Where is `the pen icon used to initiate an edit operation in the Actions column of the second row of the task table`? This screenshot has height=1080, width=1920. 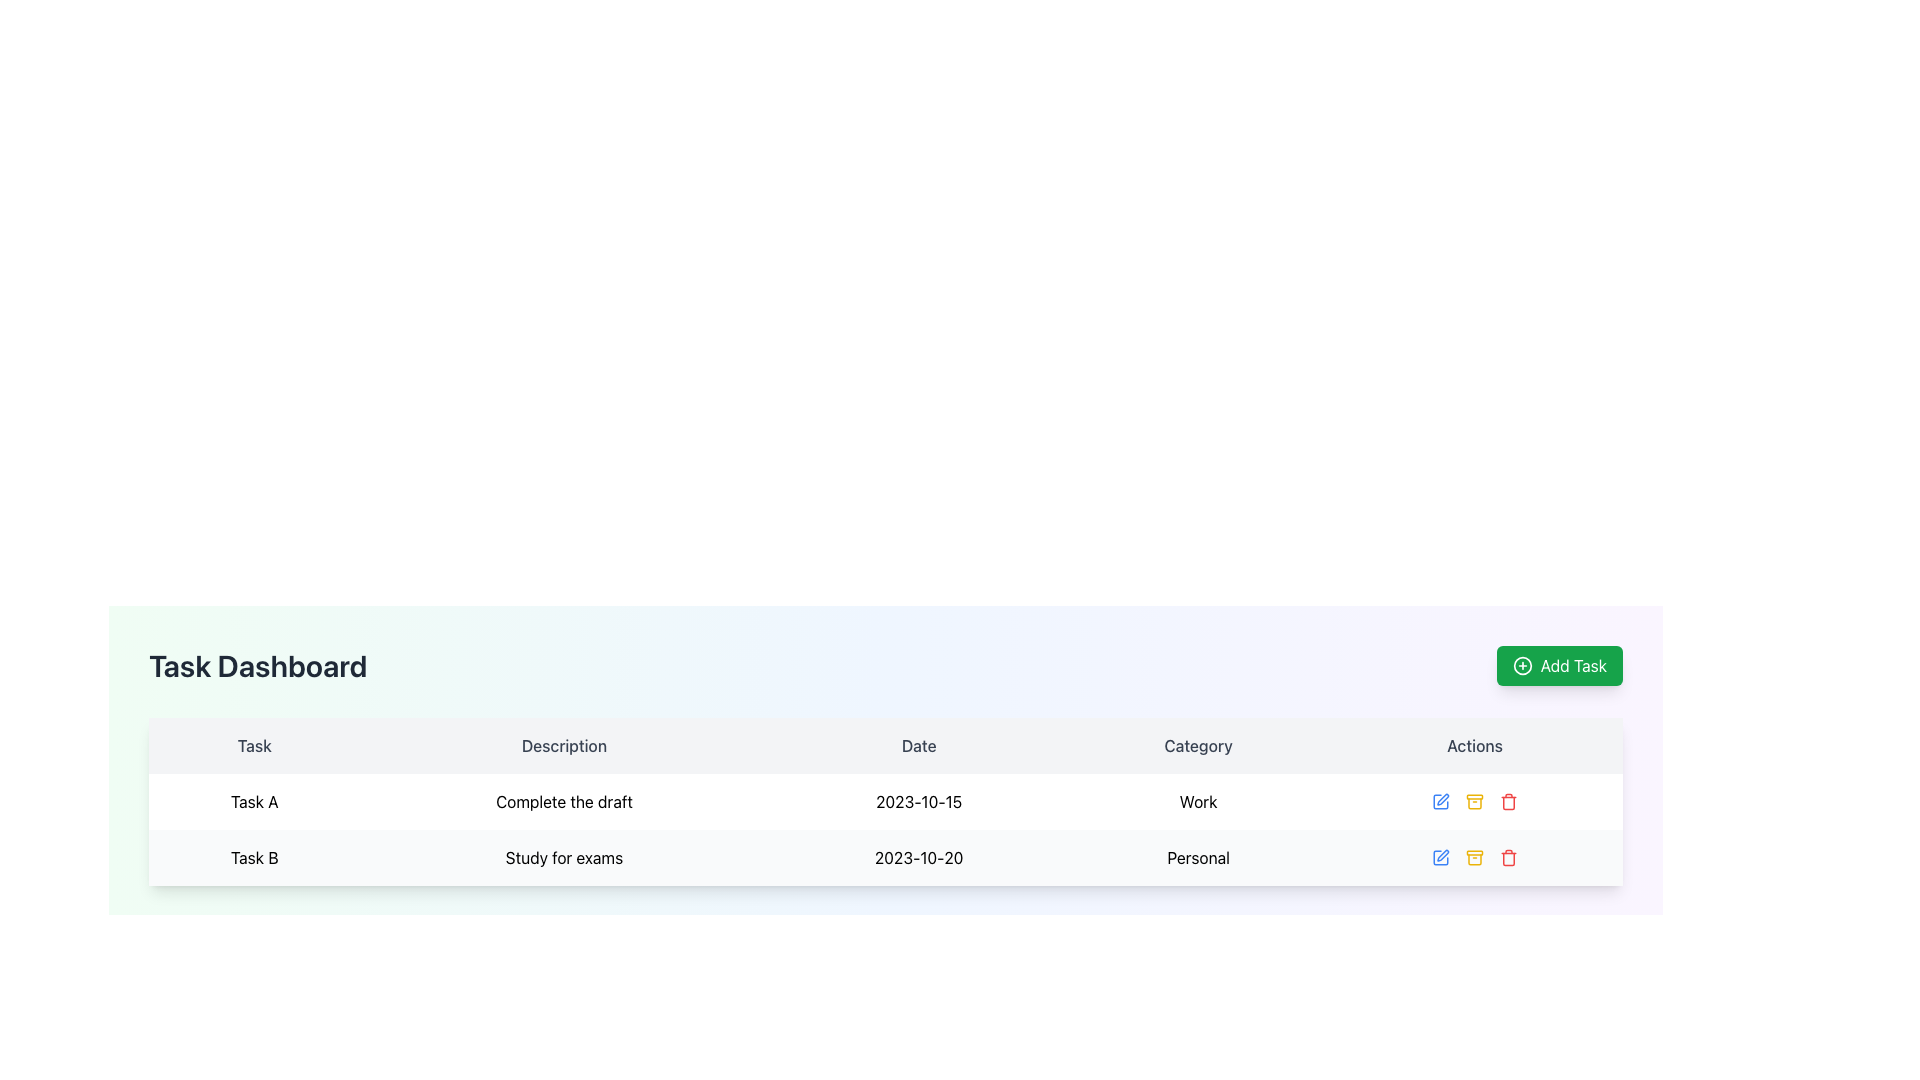 the pen icon used to initiate an edit operation in the Actions column of the second row of the task table is located at coordinates (1443, 798).